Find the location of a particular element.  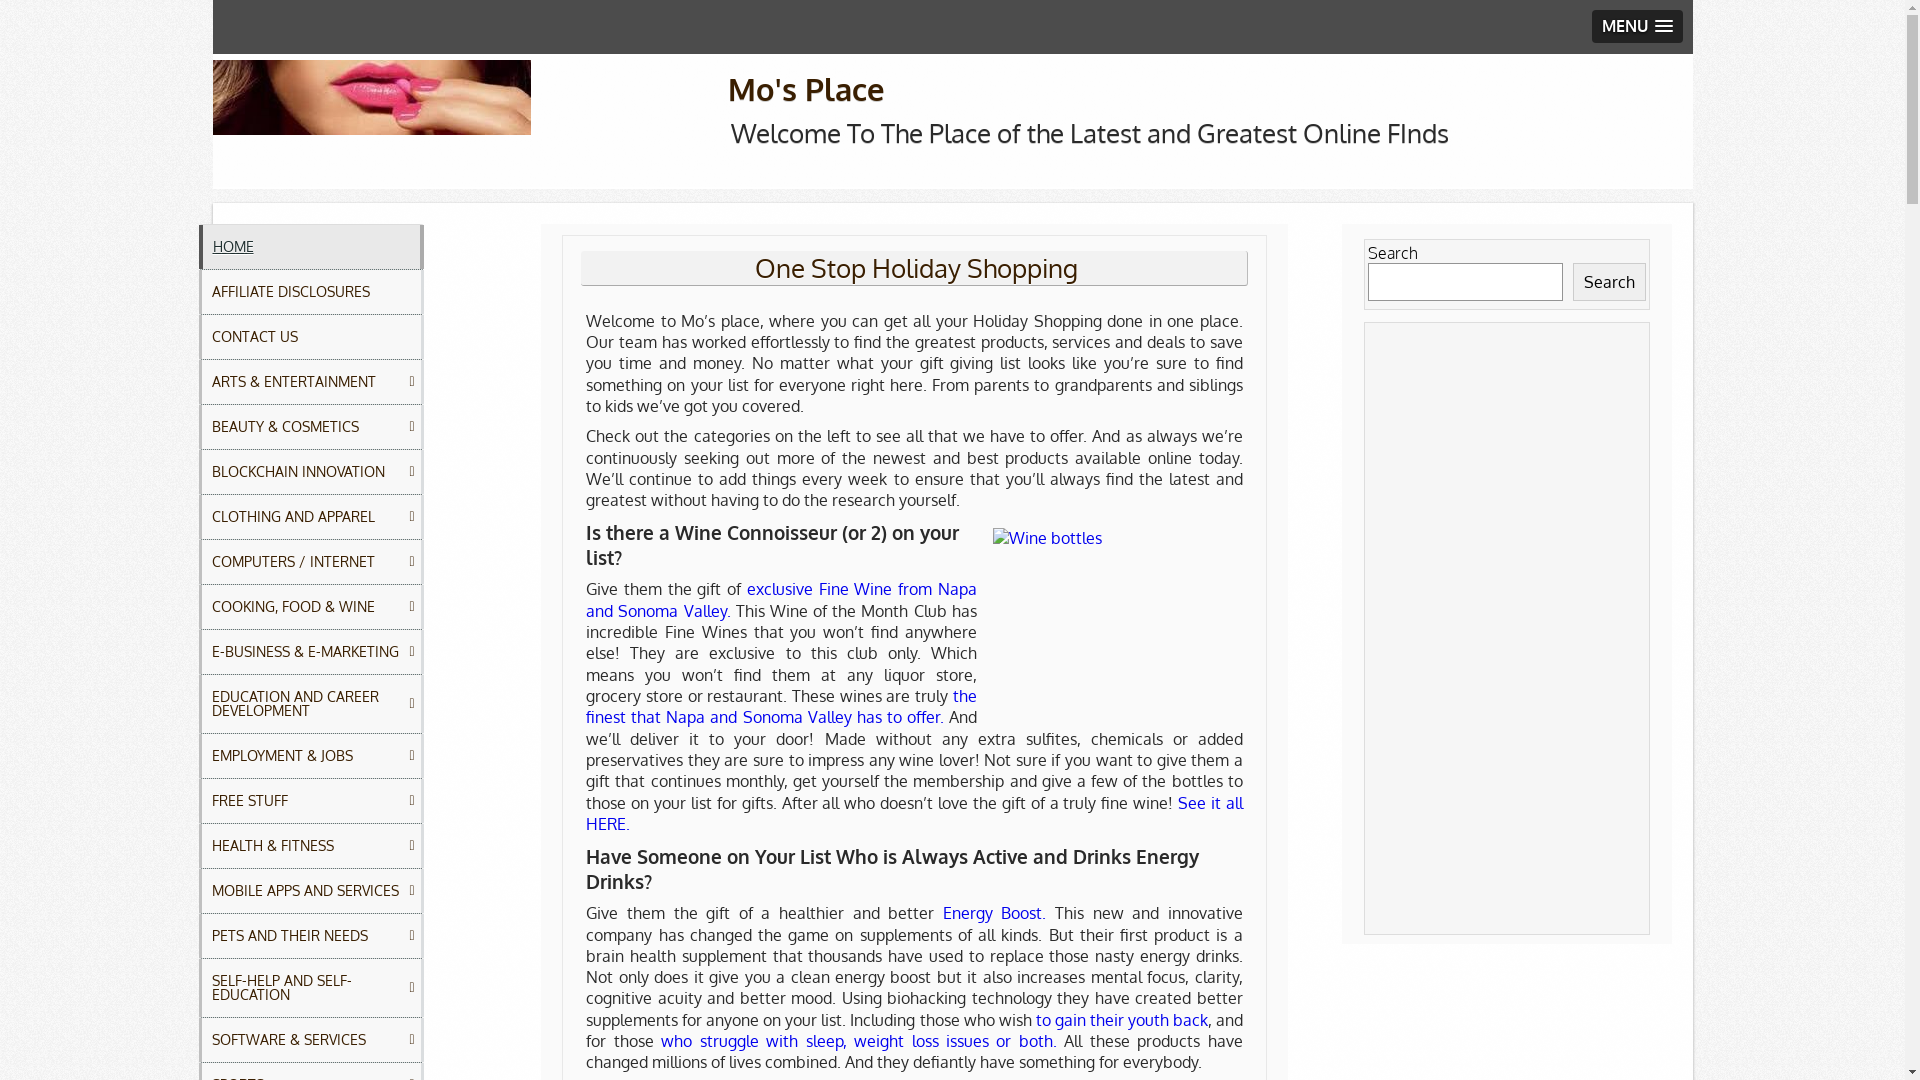

'the finest that Napa and Sonoma Valley has to offer.' is located at coordinates (780, 705).